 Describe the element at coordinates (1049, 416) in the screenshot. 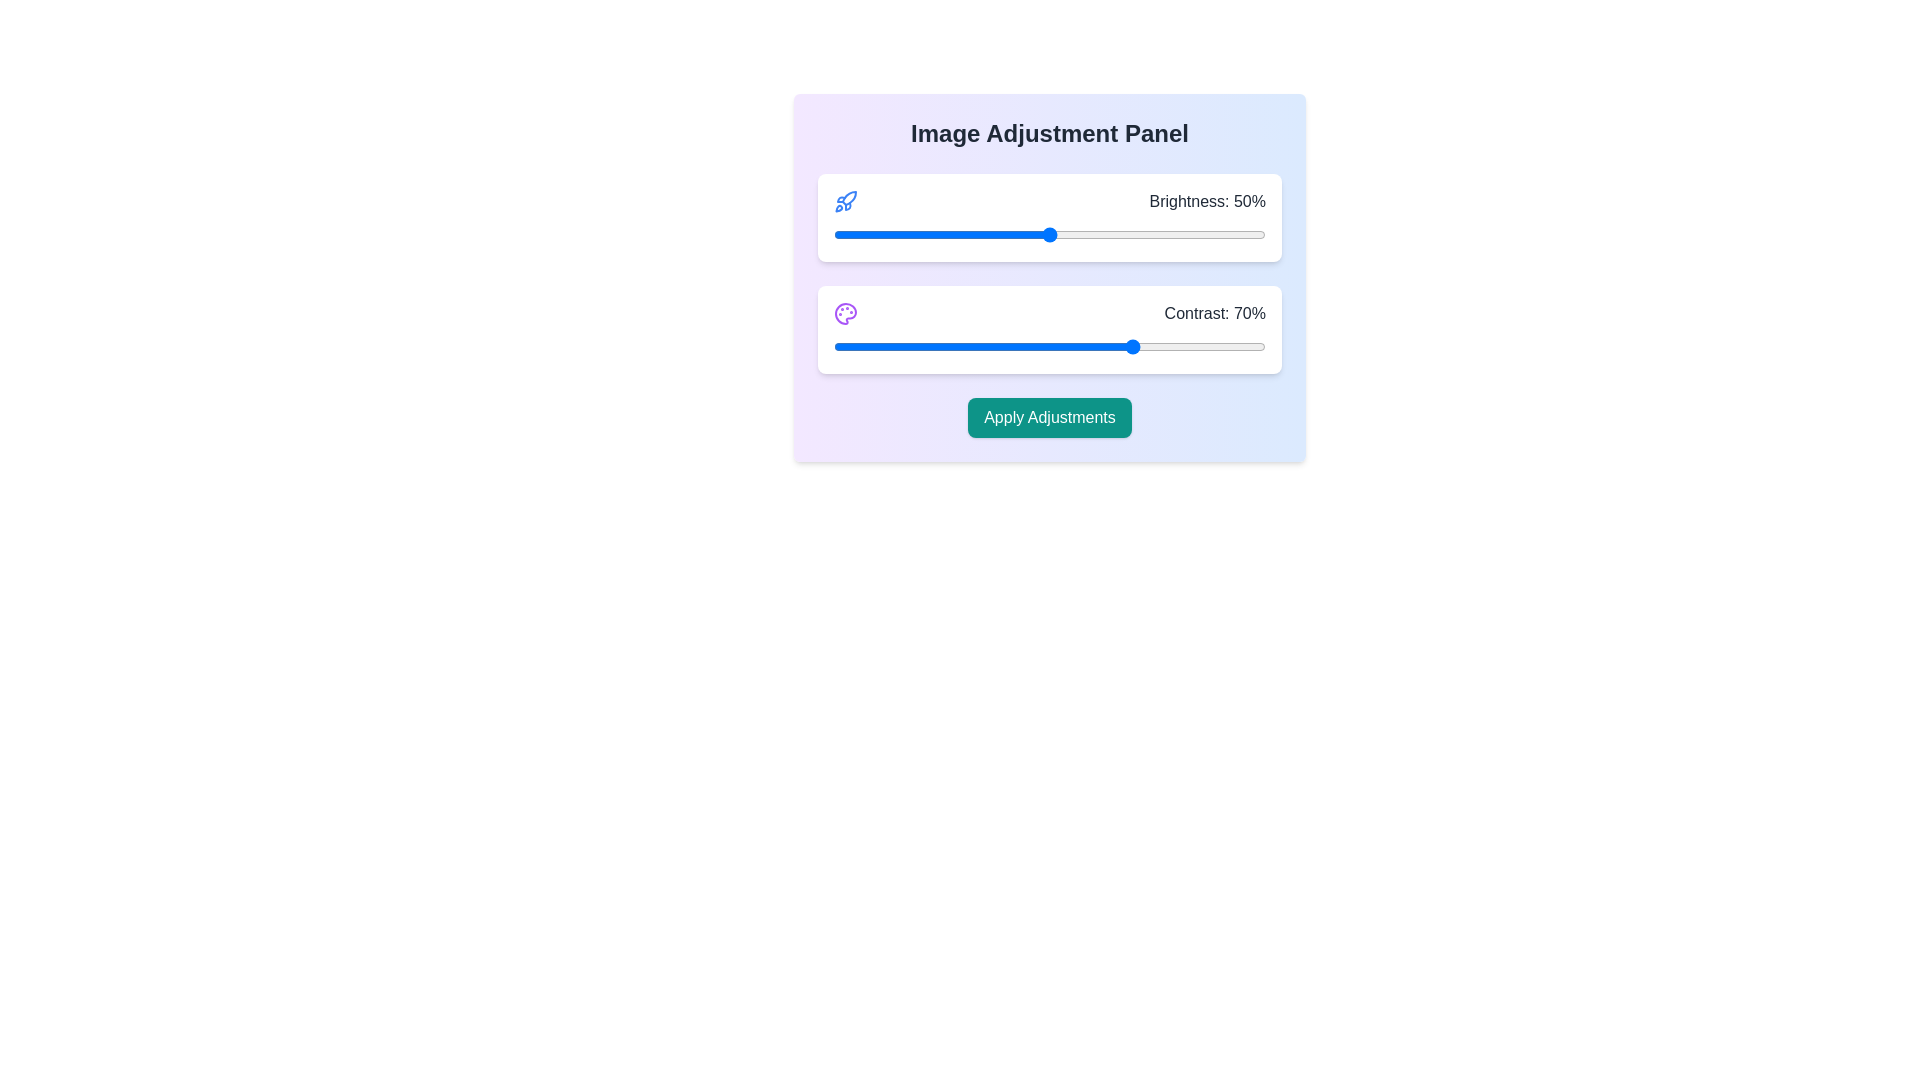

I see `the 'Apply Adjustments' button` at that location.